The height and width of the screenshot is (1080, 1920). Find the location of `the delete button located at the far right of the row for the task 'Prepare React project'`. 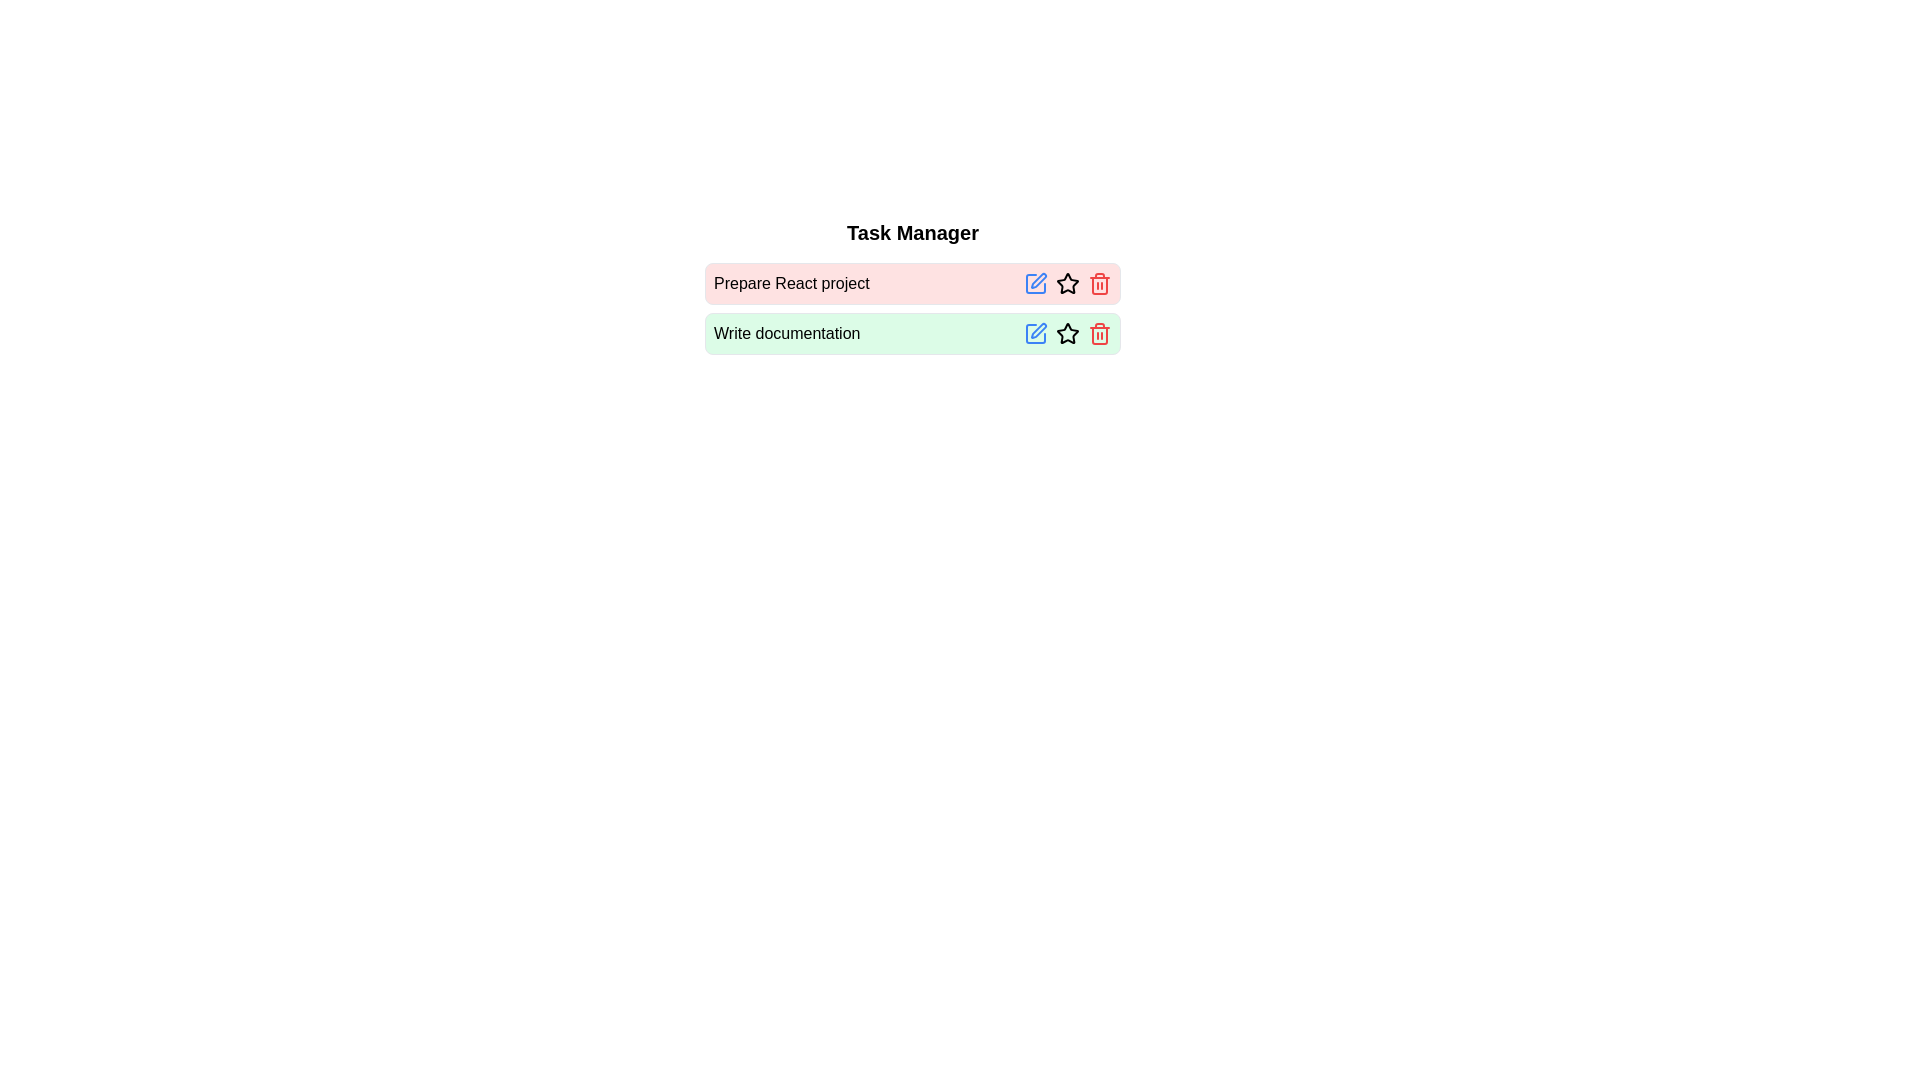

the delete button located at the far right of the row for the task 'Prepare React project' is located at coordinates (1098, 284).